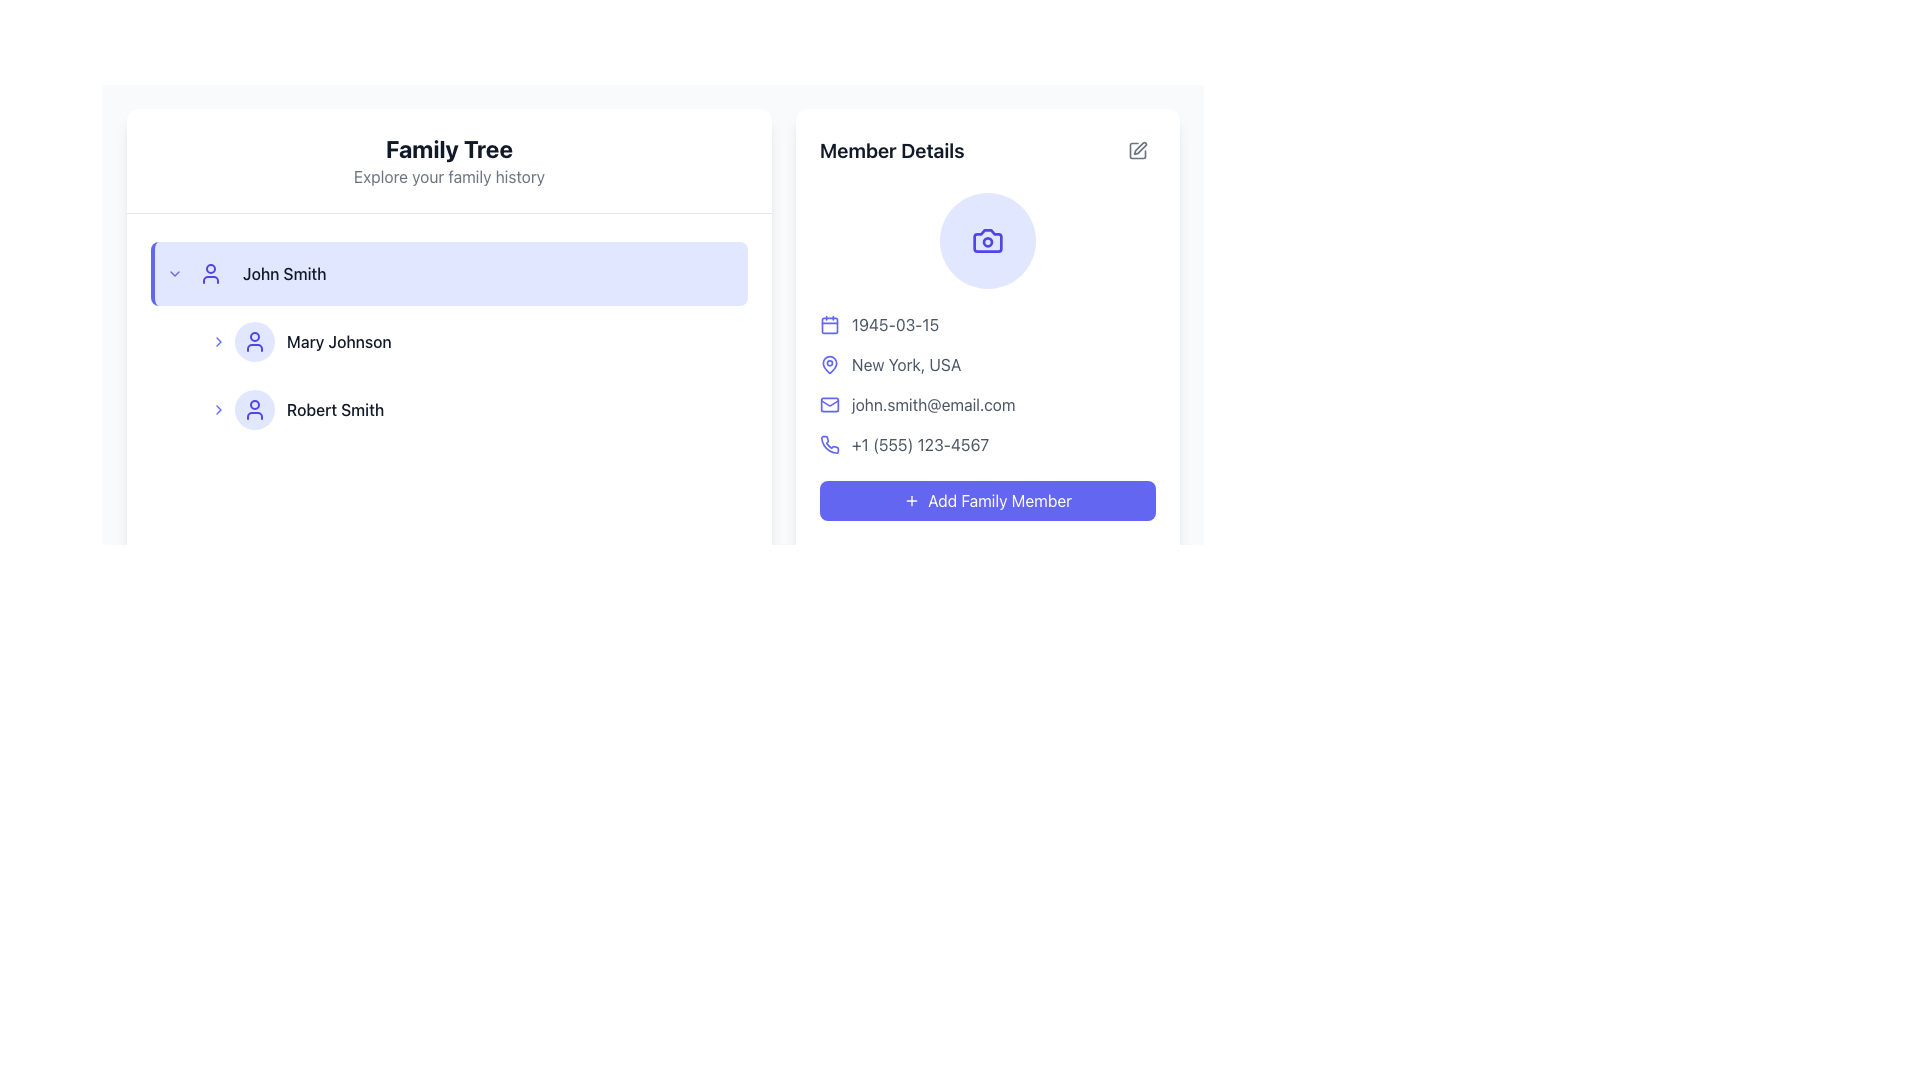  What do you see at coordinates (219, 341) in the screenshot?
I see `the graphic icon located to the left of the profile icon and name 'Mary Johnson' in the Family Tree category, which indicates that the entry can be expanded or interacted with` at bounding box center [219, 341].